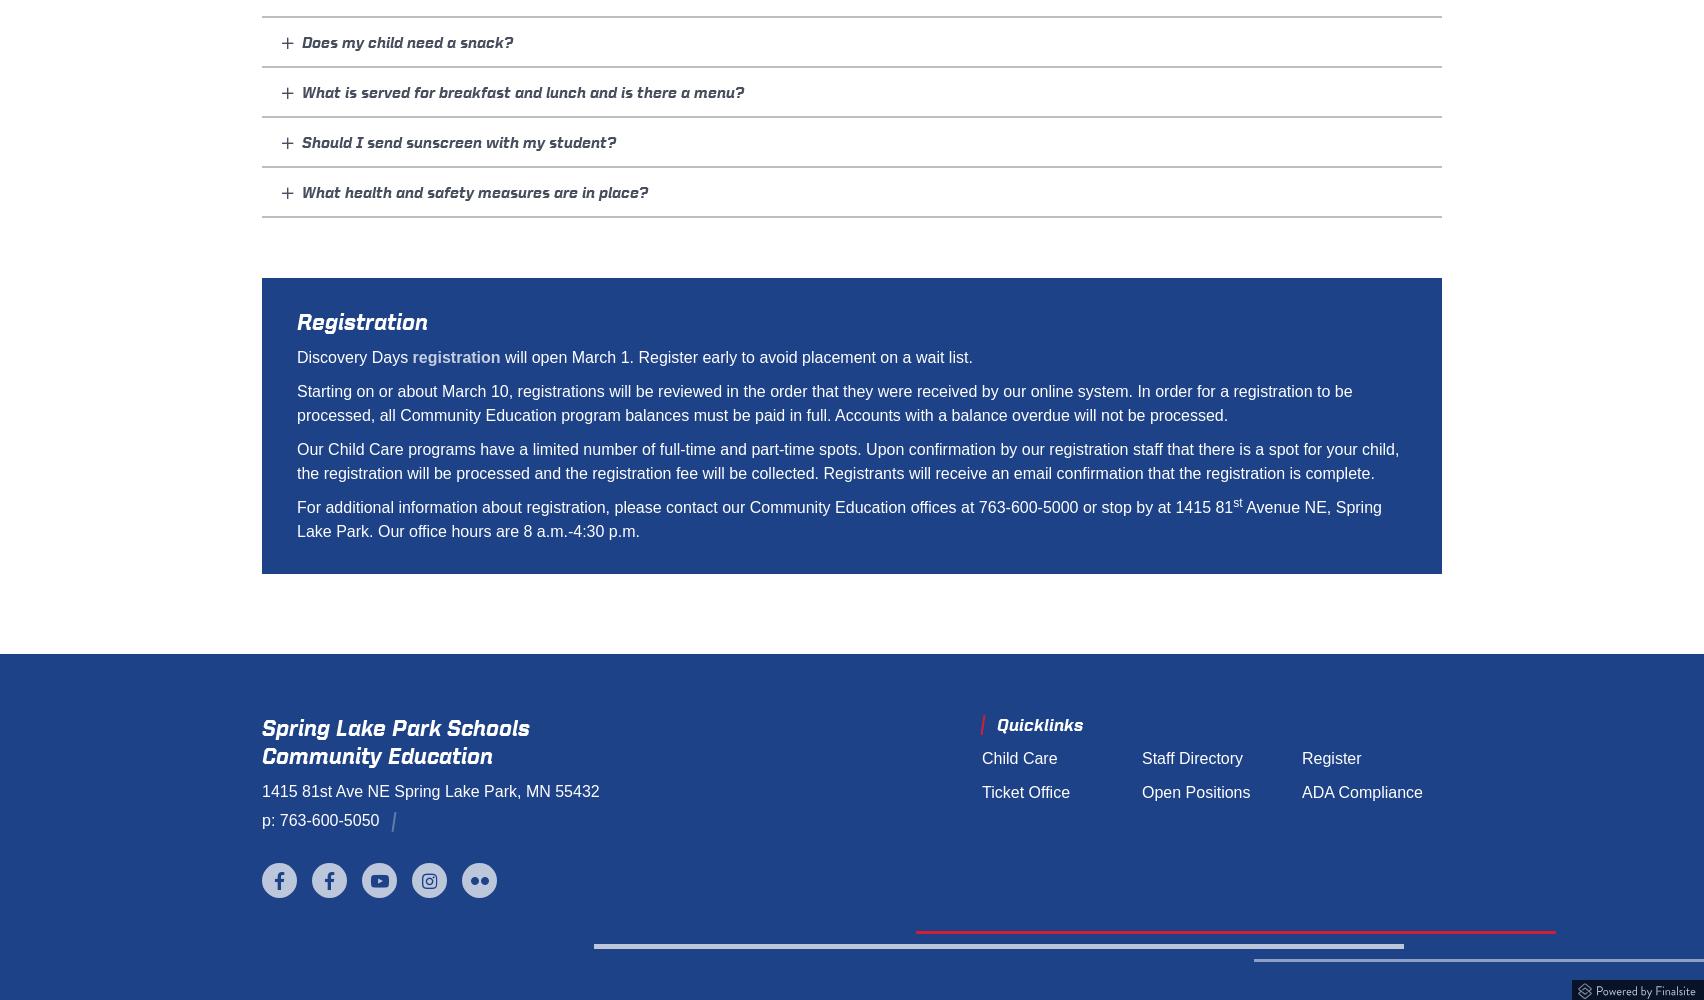  What do you see at coordinates (847, 460) in the screenshot?
I see `'Our Child Care programs have a limited number of full-time and part-time spots. Upon confirmation by our registration staff that there is a spot for your child, the registration will be processed and the registration fee will be collected. Registrants will receive an email confirmation that the registration is complete.'` at bounding box center [847, 460].